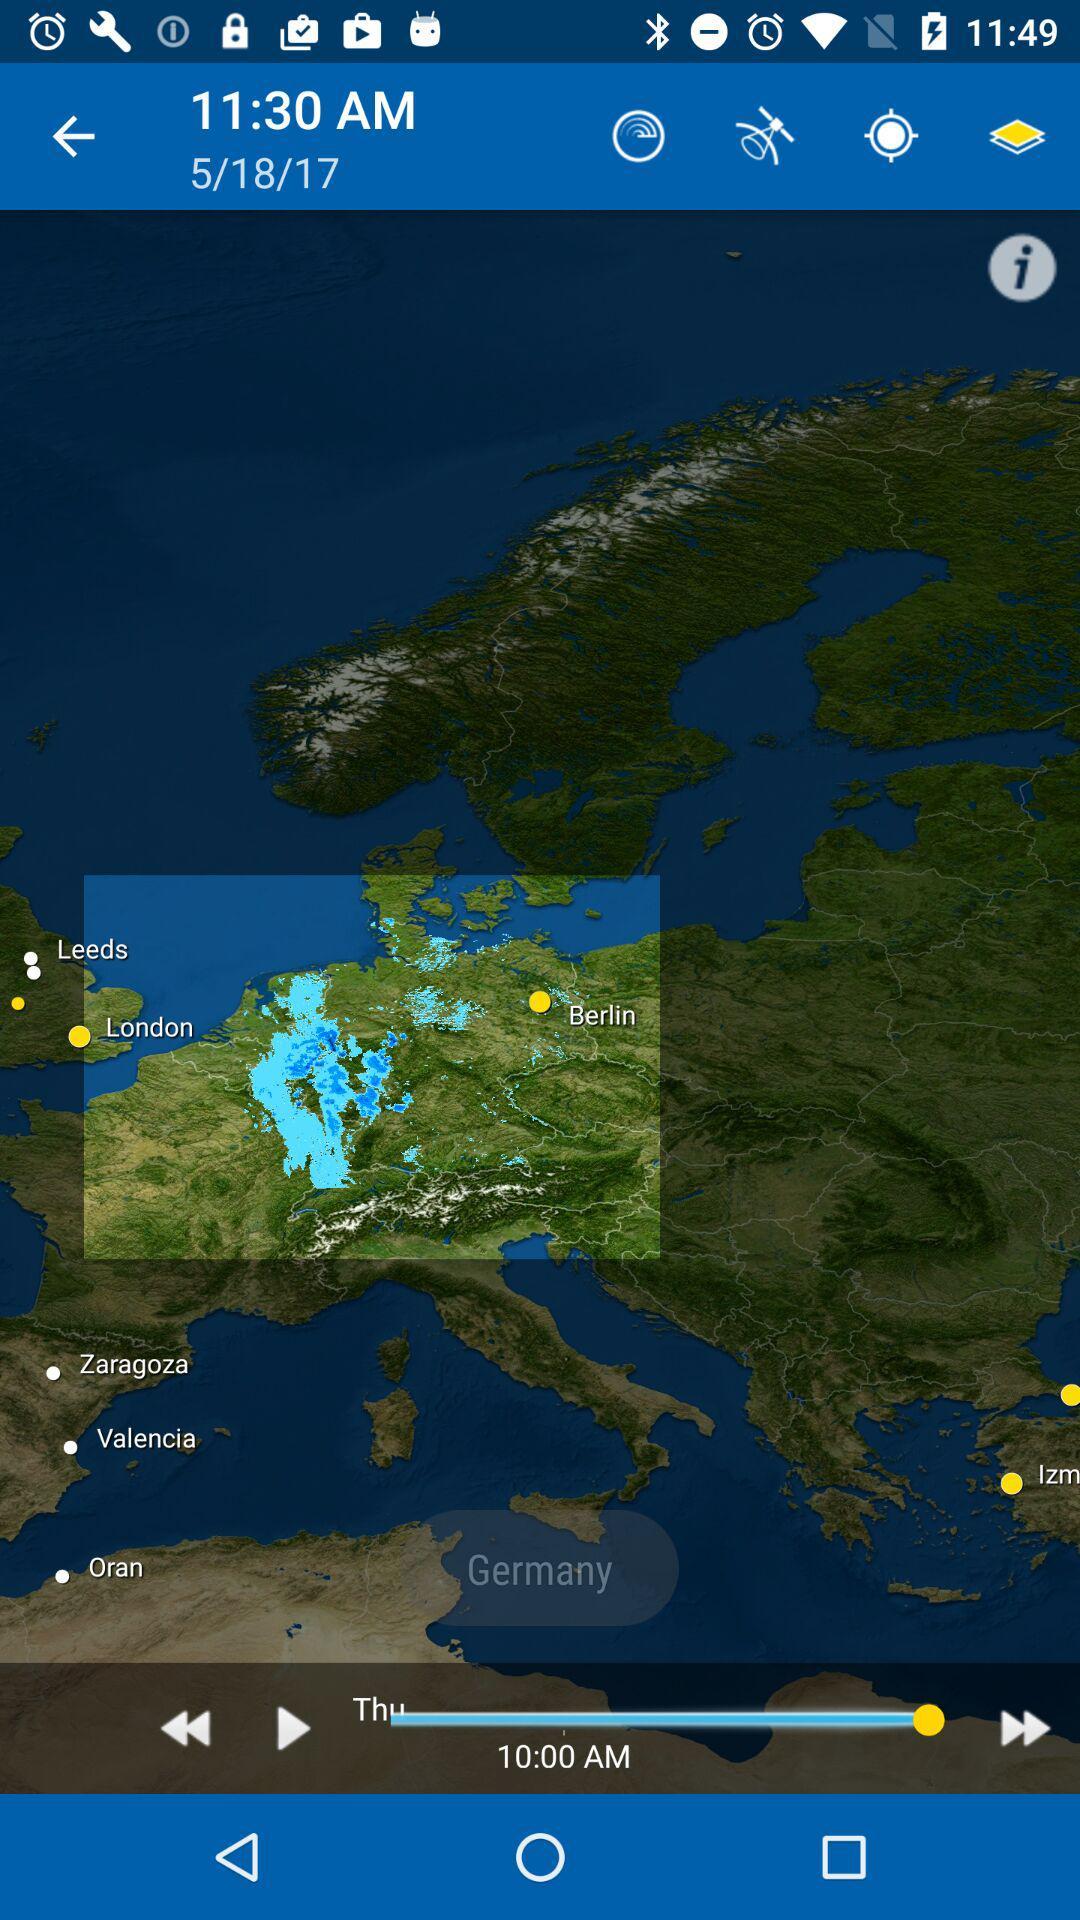  I want to click on fast forward time, so click(1025, 1727).